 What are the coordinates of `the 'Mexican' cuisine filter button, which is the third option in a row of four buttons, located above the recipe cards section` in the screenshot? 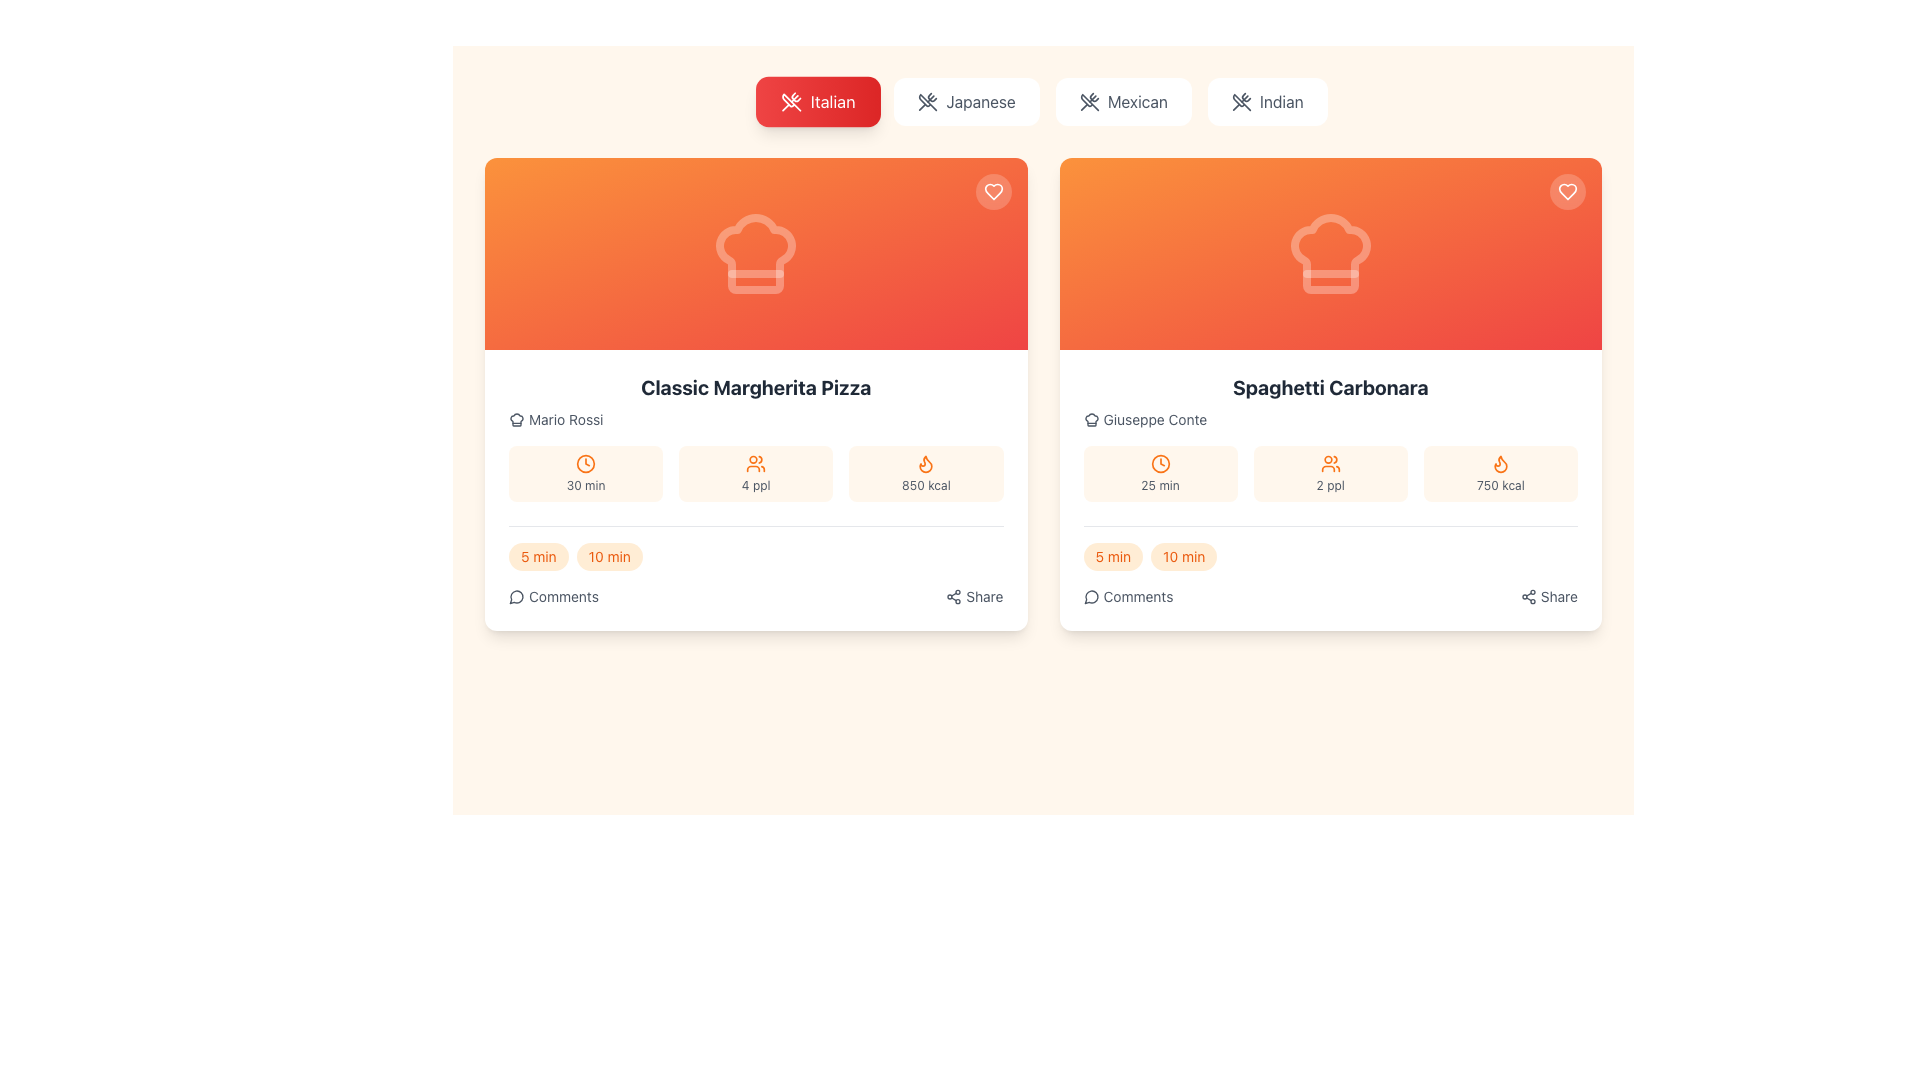 It's located at (1123, 101).